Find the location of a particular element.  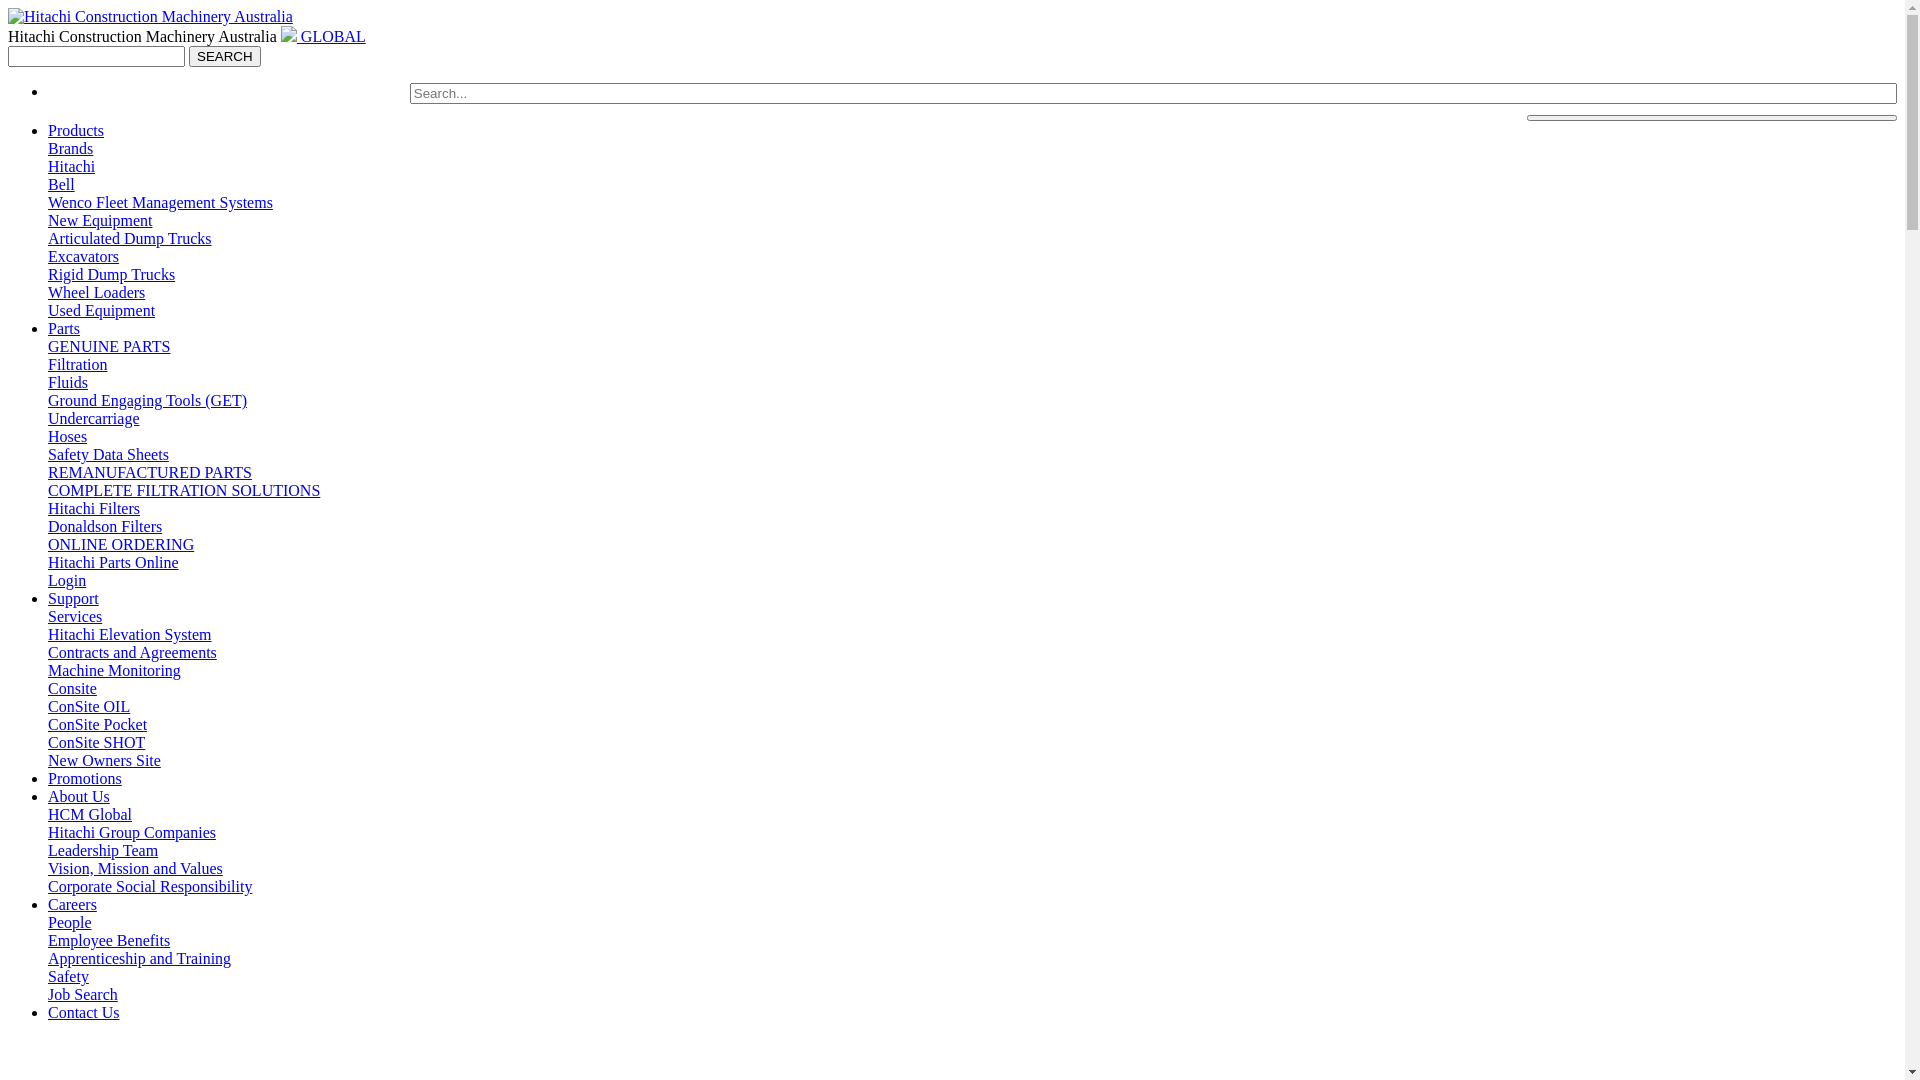

'Contact Us' is located at coordinates (82, 1012).